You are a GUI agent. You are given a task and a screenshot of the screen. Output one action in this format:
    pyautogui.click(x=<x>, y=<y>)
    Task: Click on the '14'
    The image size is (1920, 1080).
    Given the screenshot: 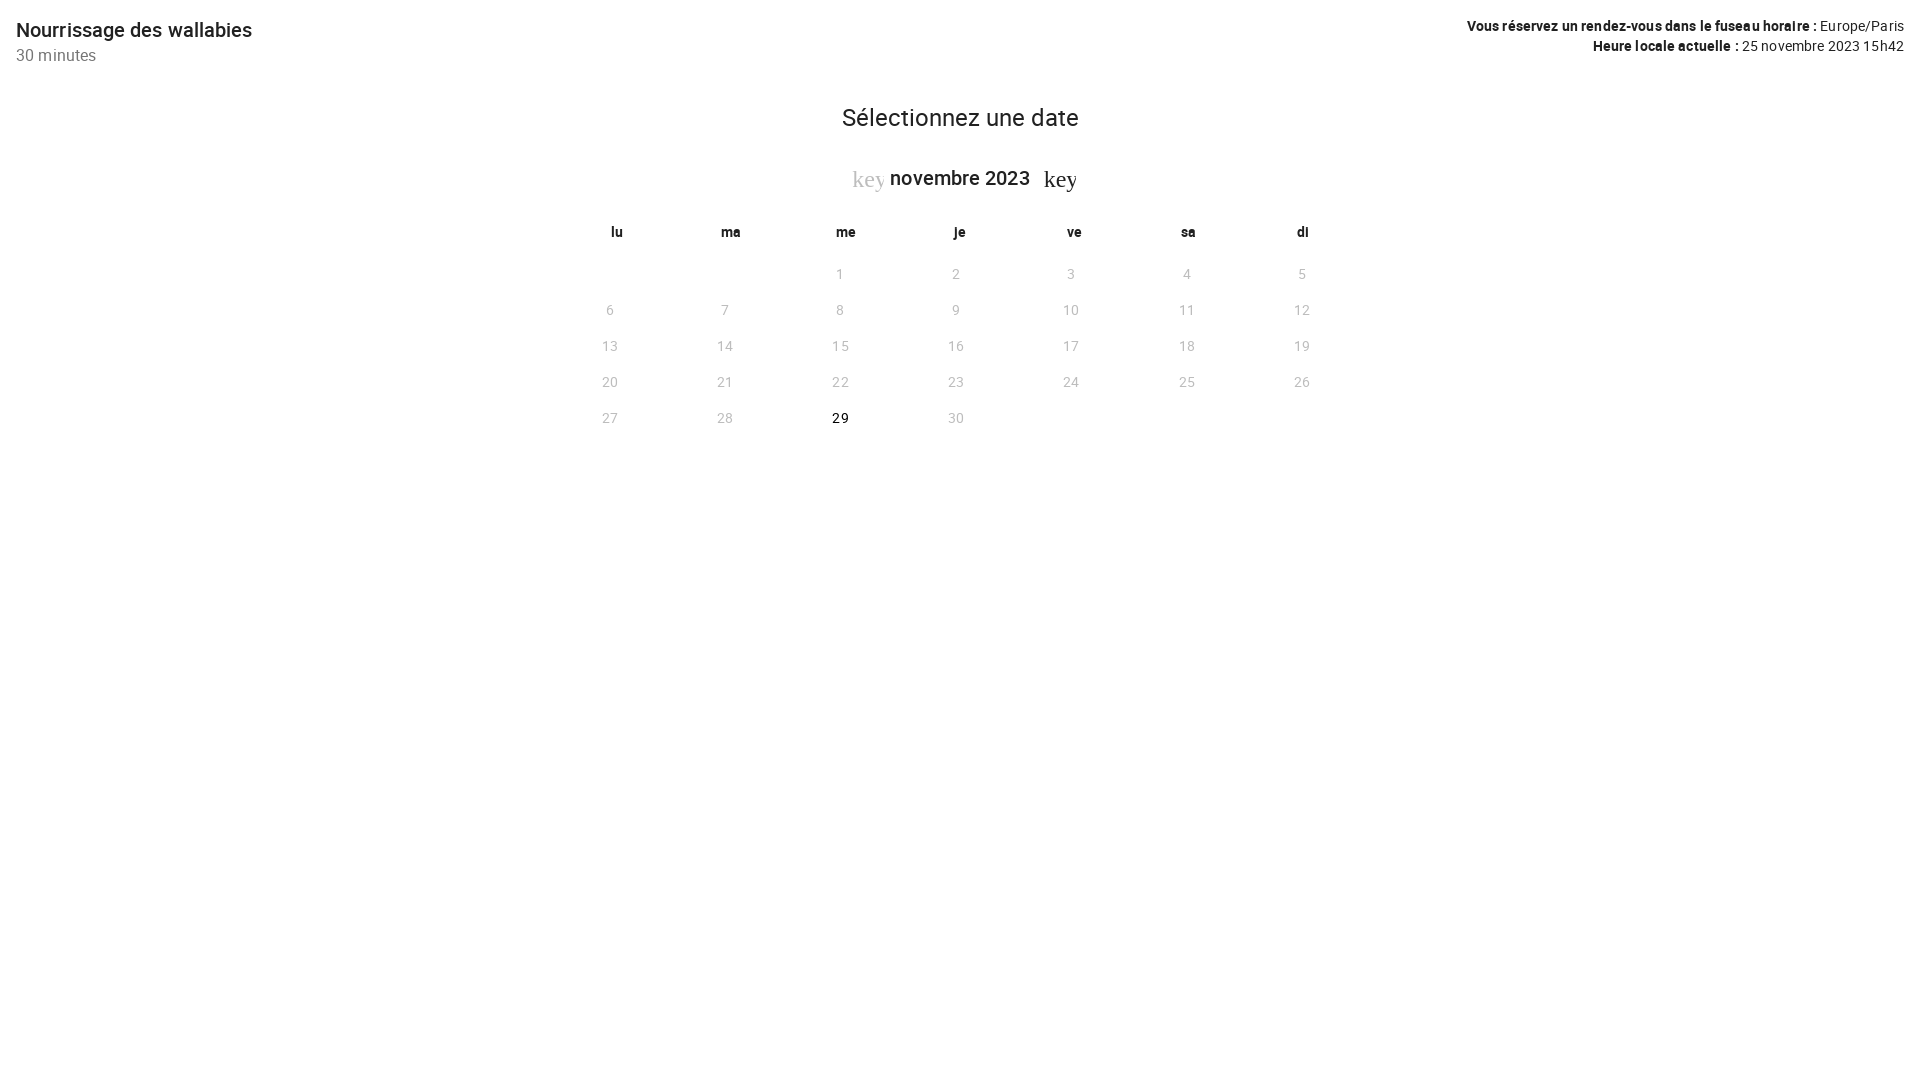 What is the action you would take?
    pyautogui.click(x=723, y=345)
    